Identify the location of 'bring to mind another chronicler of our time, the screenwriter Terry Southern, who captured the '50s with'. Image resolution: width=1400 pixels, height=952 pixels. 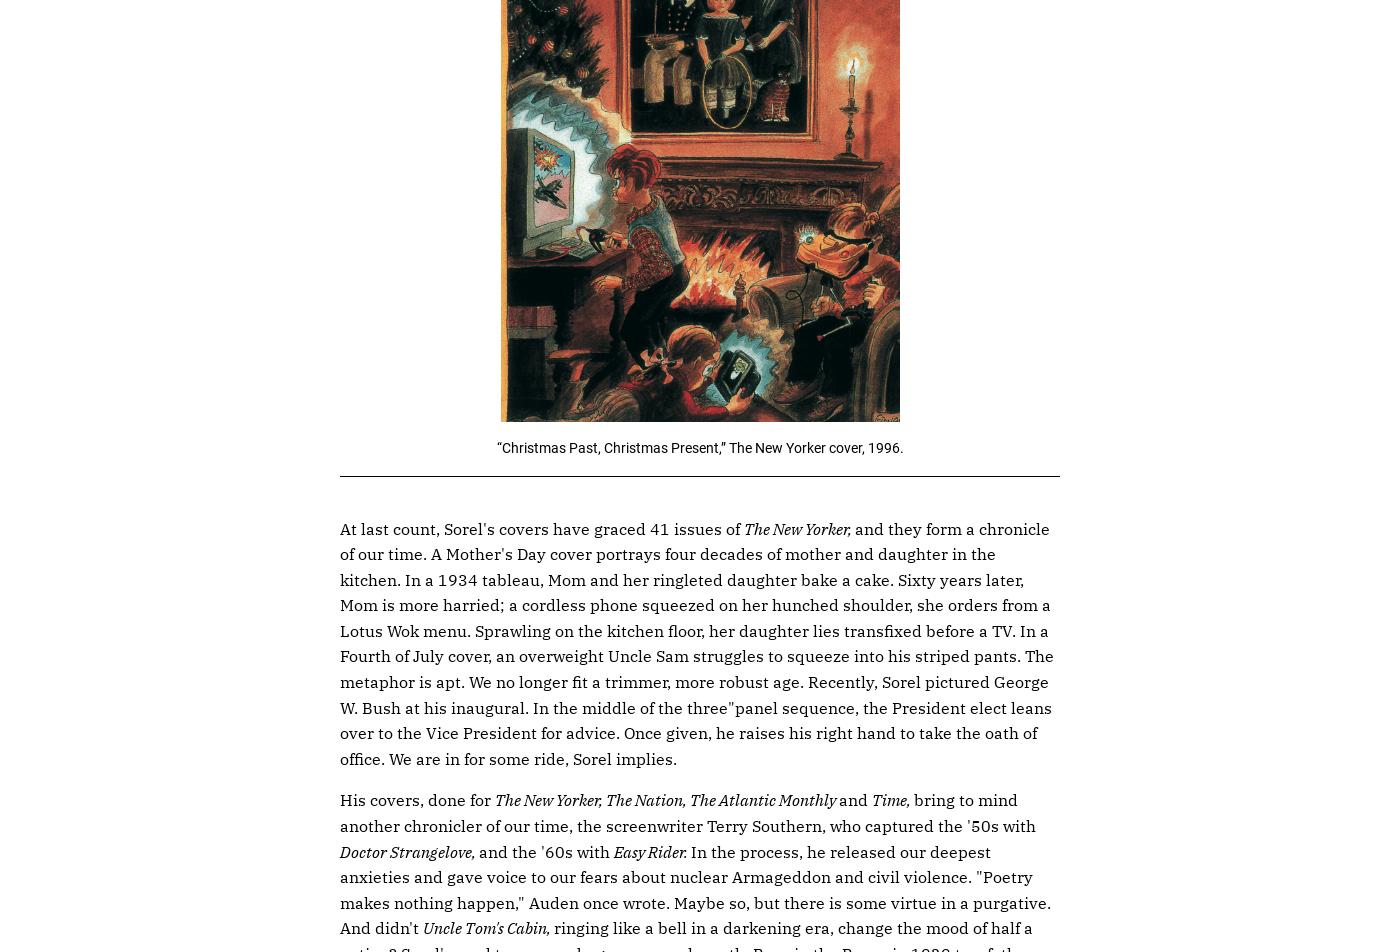
(687, 813).